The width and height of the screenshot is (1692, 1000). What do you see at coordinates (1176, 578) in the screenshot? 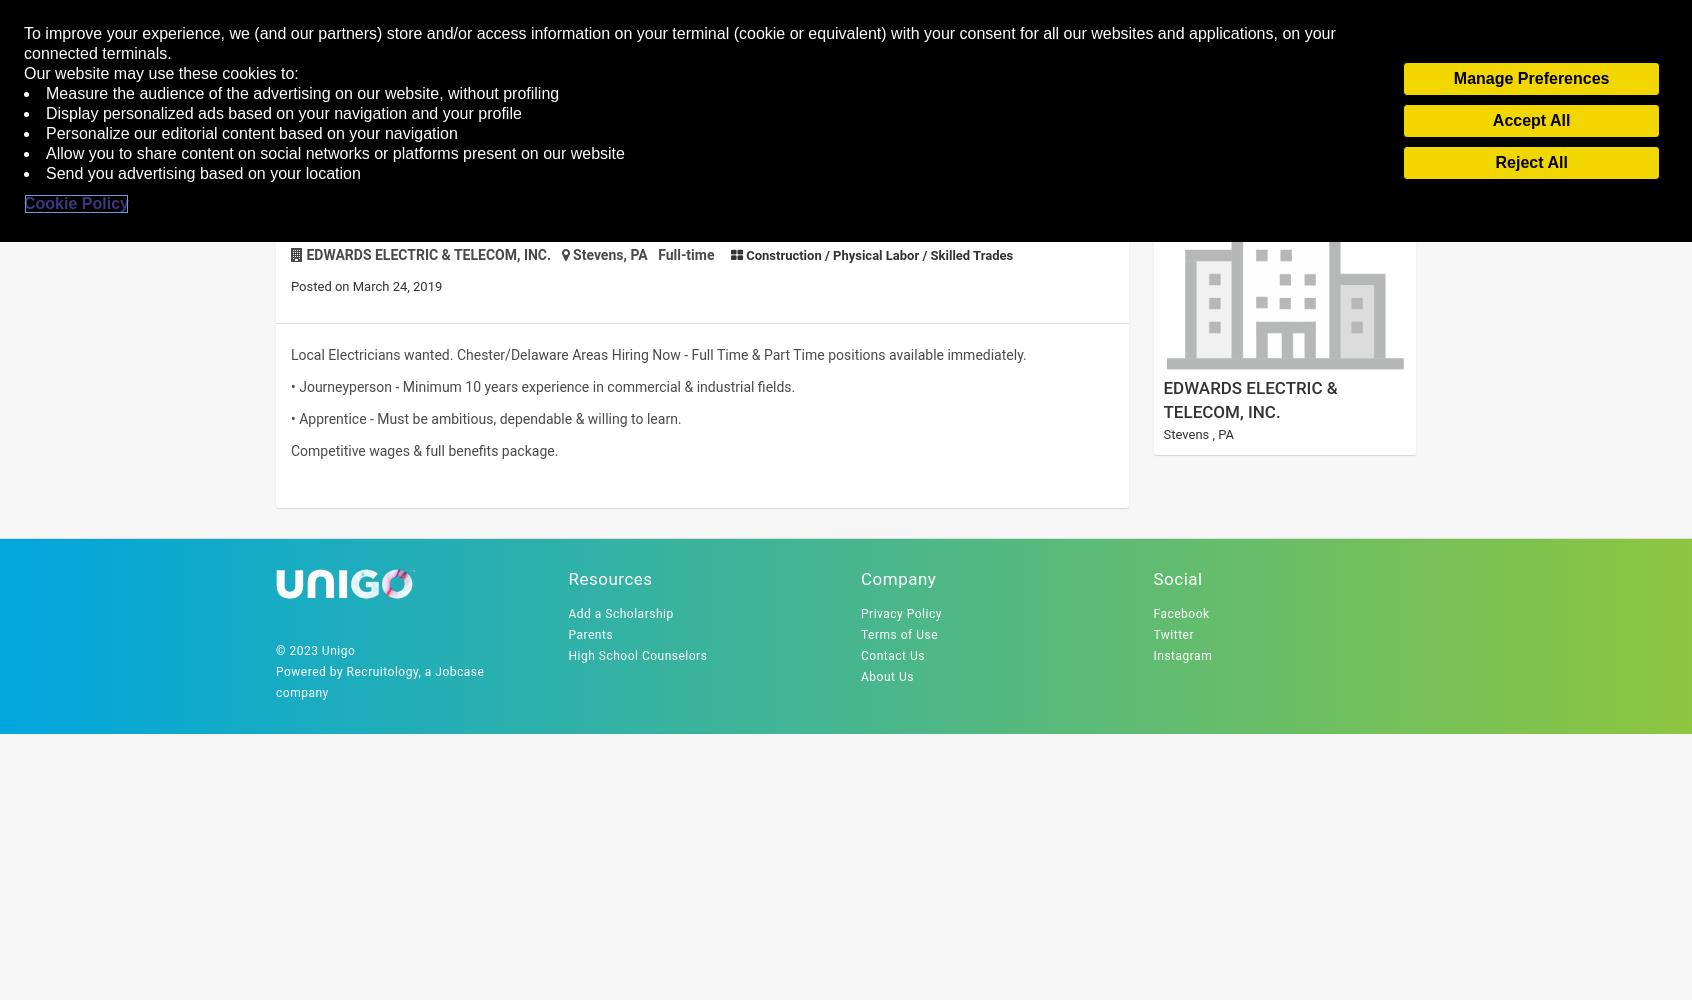
I see `'Social'` at bounding box center [1176, 578].